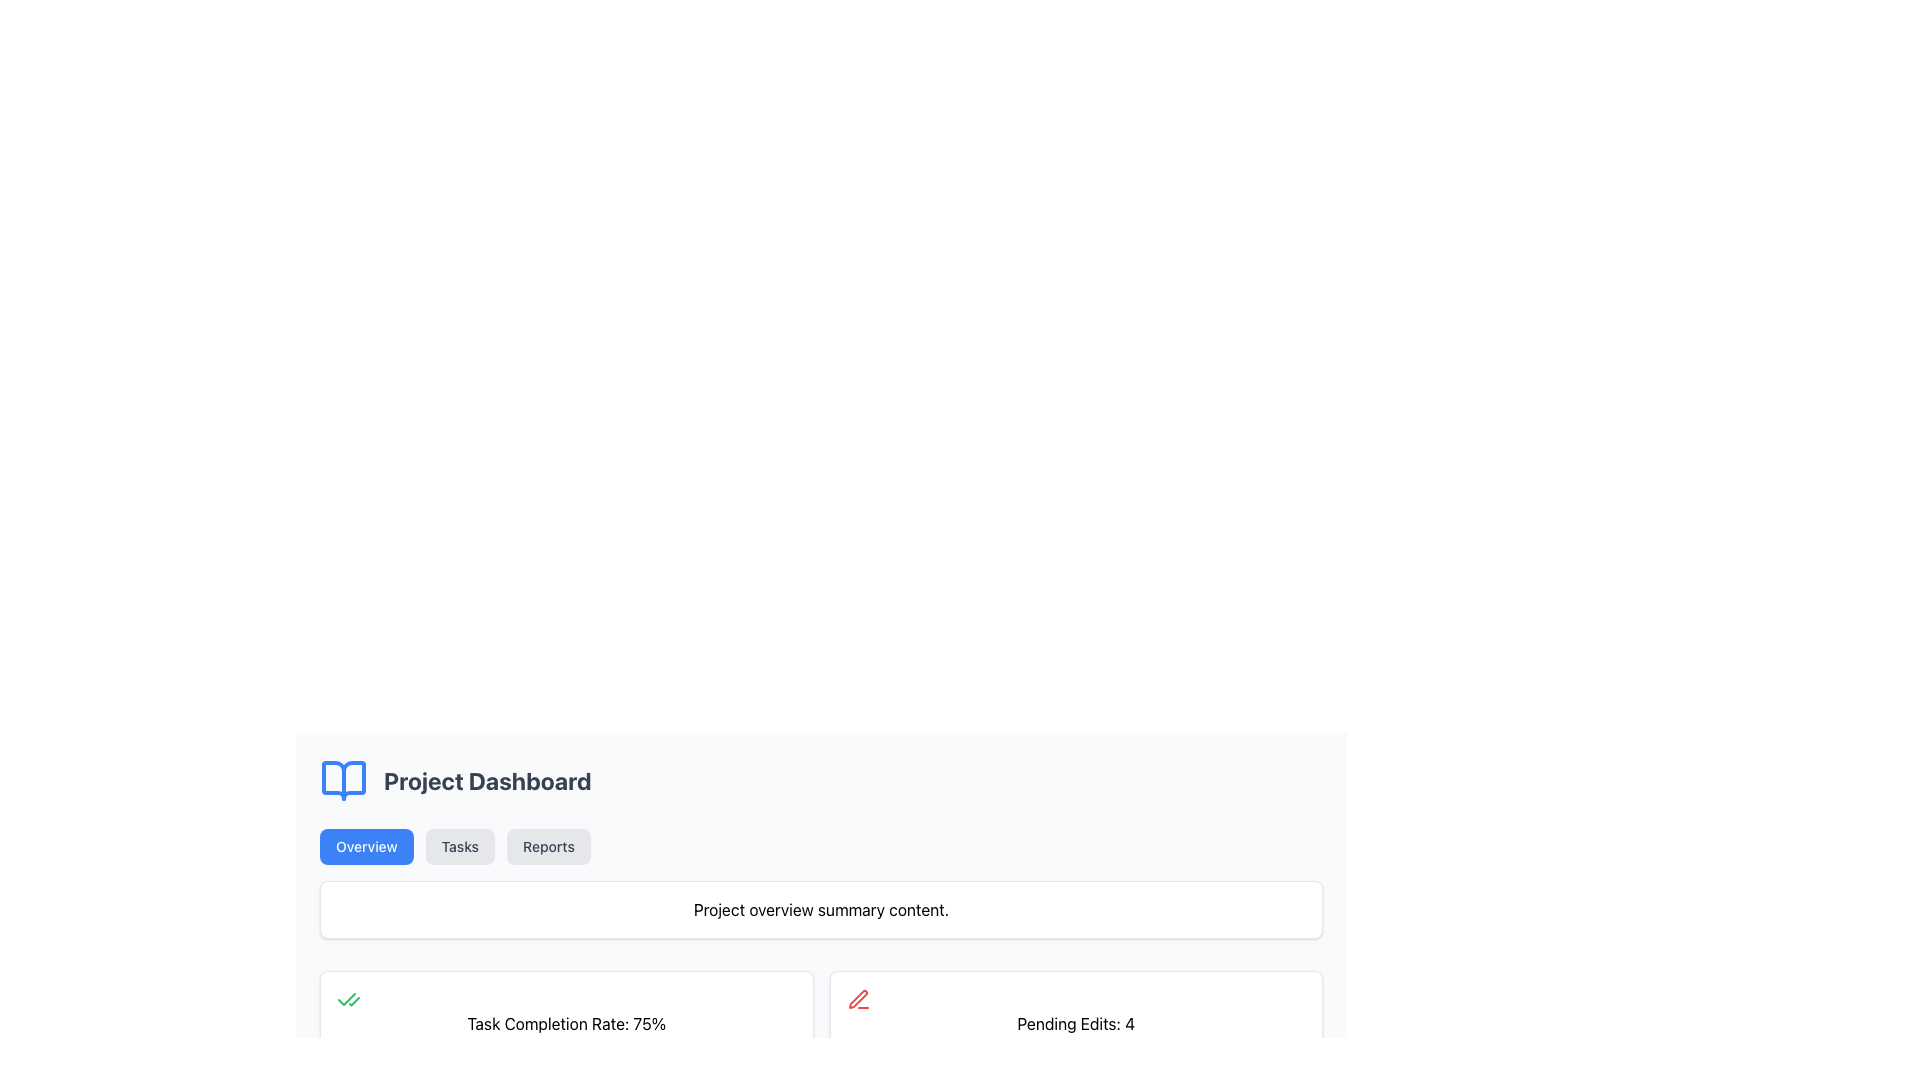 Image resolution: width=1920 pixels, height=1080 pixels. What do you see at coordinates (344, 779) in the screenshot?
I see `the left page of the open book icon, which is styled with a blue theme and is part of an SVG format, located to the left of the 'Project Dashboard' title` at bounding box center [344, 779].